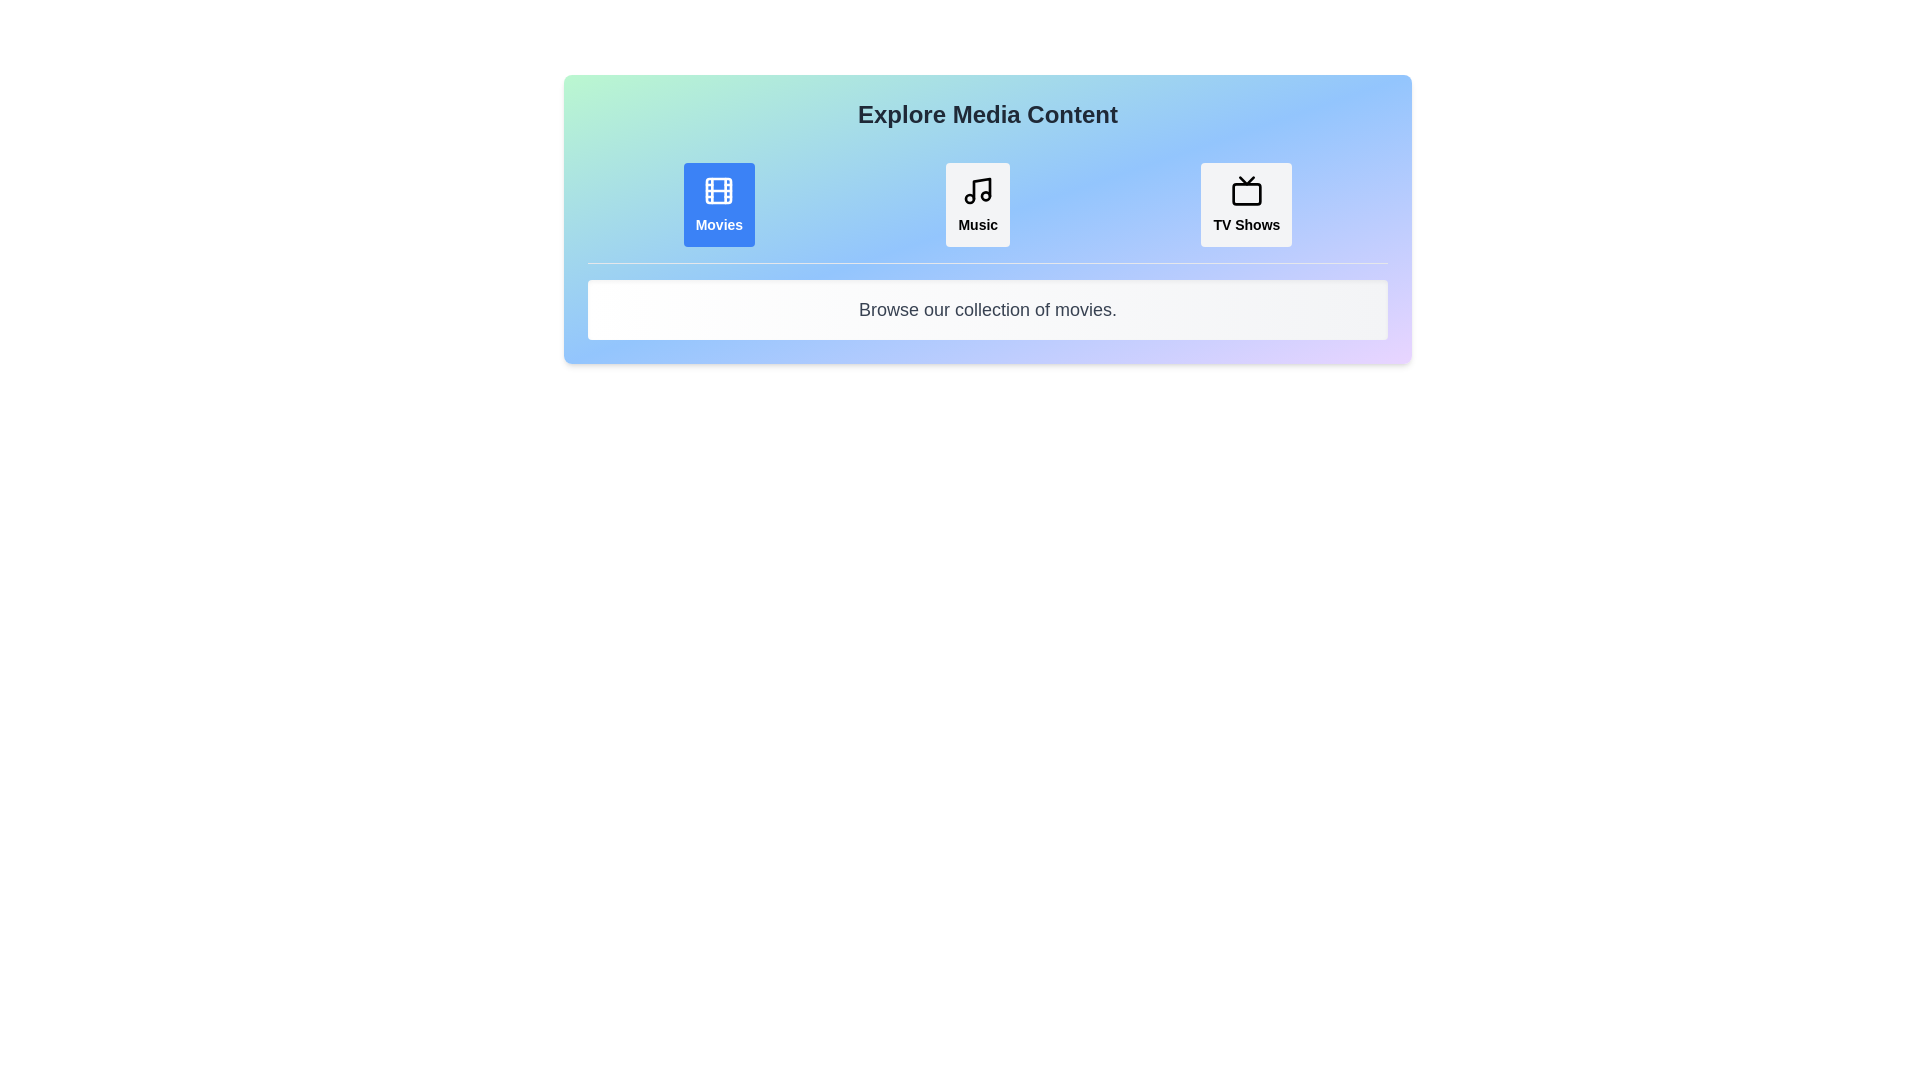 The height and width of the screenshot is (1080, 1920). I want to click on the music note icon located in the 'Music' option panel, so click(978, 191).